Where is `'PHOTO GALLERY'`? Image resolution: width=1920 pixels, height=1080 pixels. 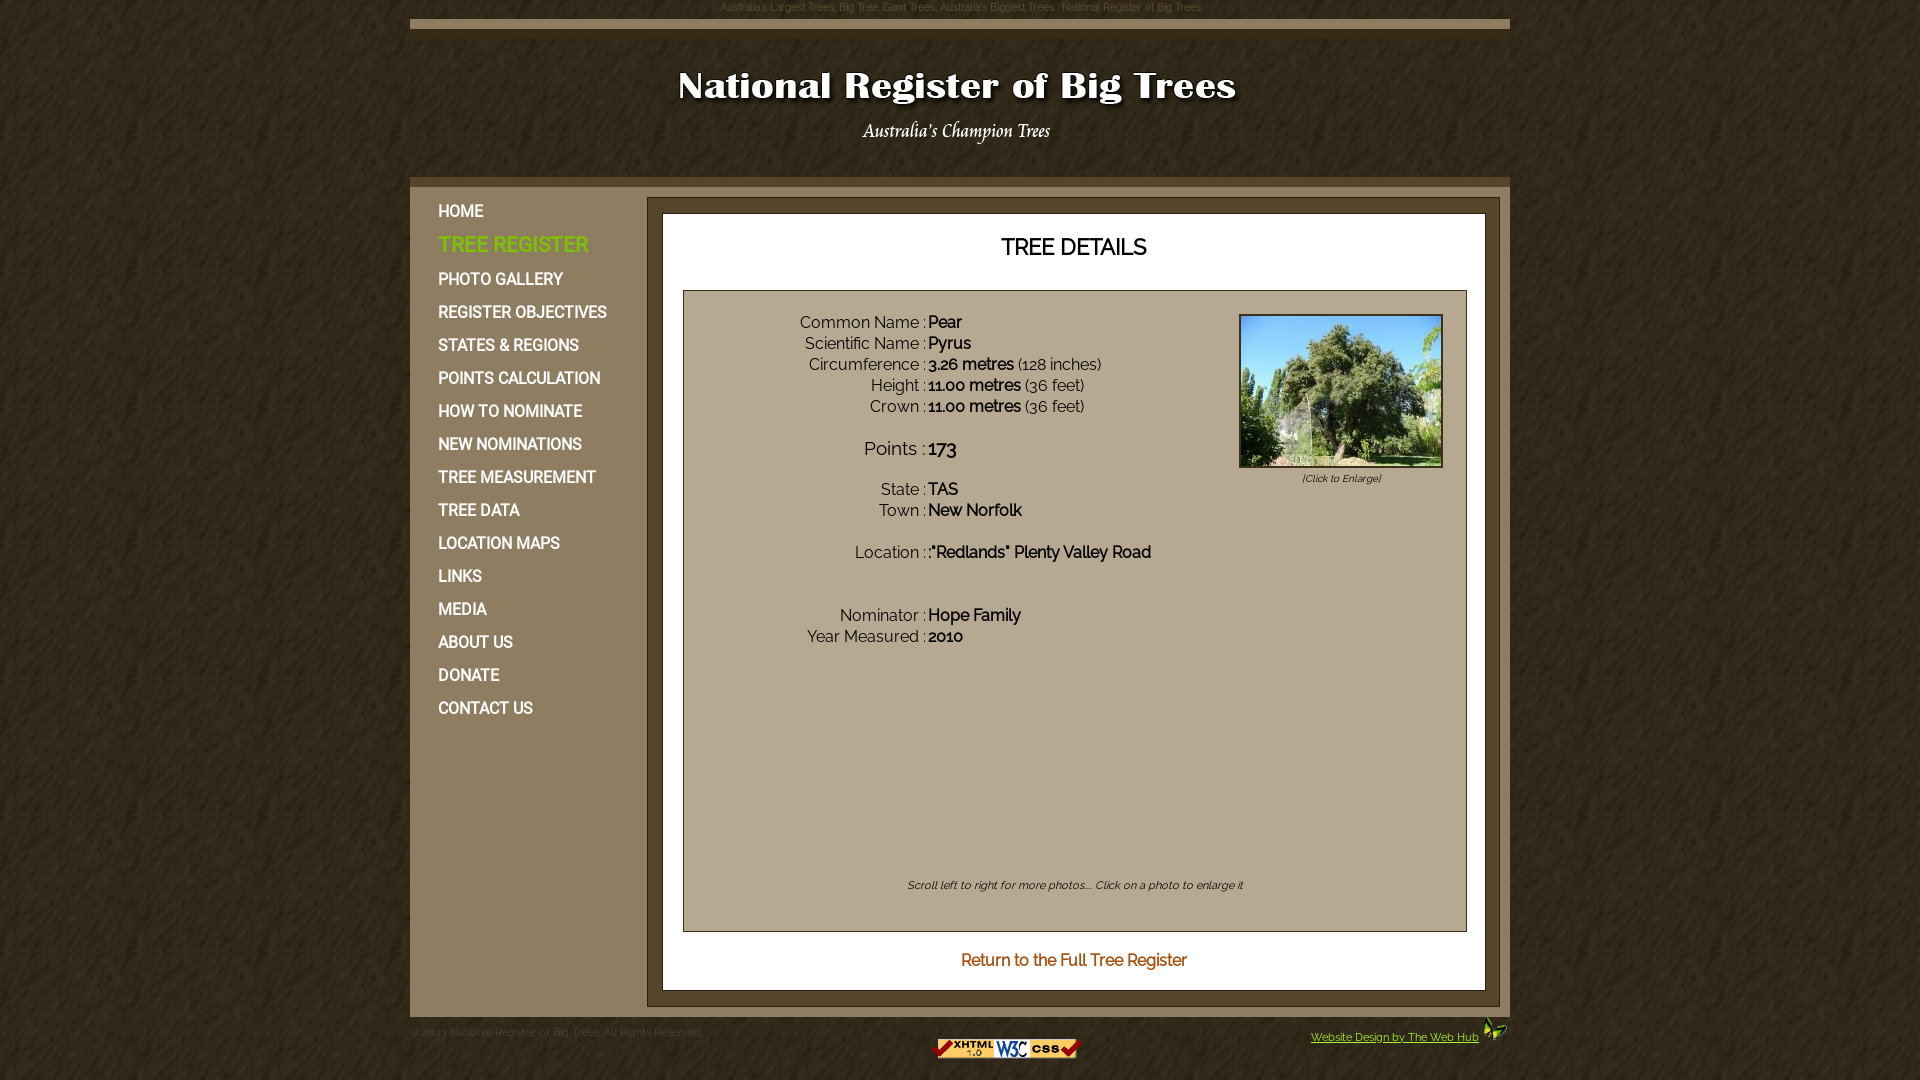 'PHOTO GALLERY' is located at coordinates (526, 279).